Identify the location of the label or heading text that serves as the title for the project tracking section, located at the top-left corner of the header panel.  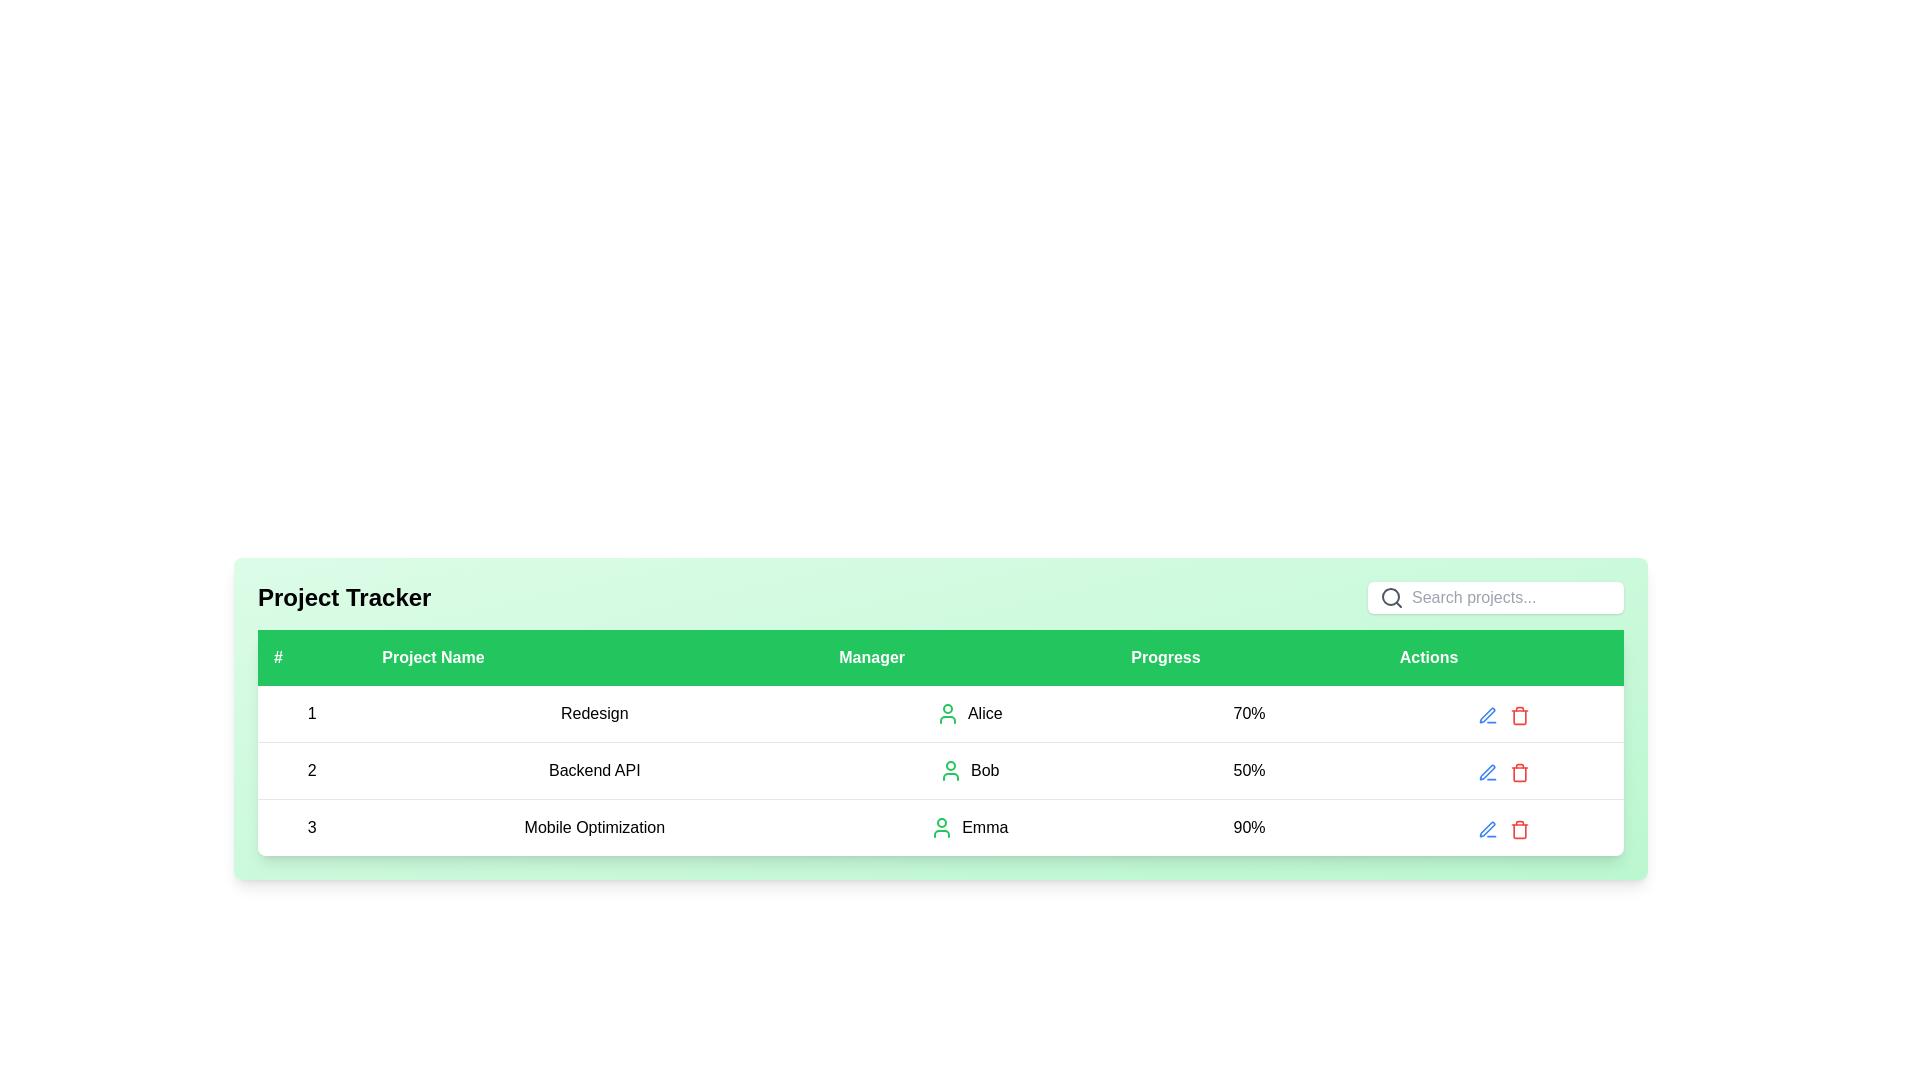
(344, 596).